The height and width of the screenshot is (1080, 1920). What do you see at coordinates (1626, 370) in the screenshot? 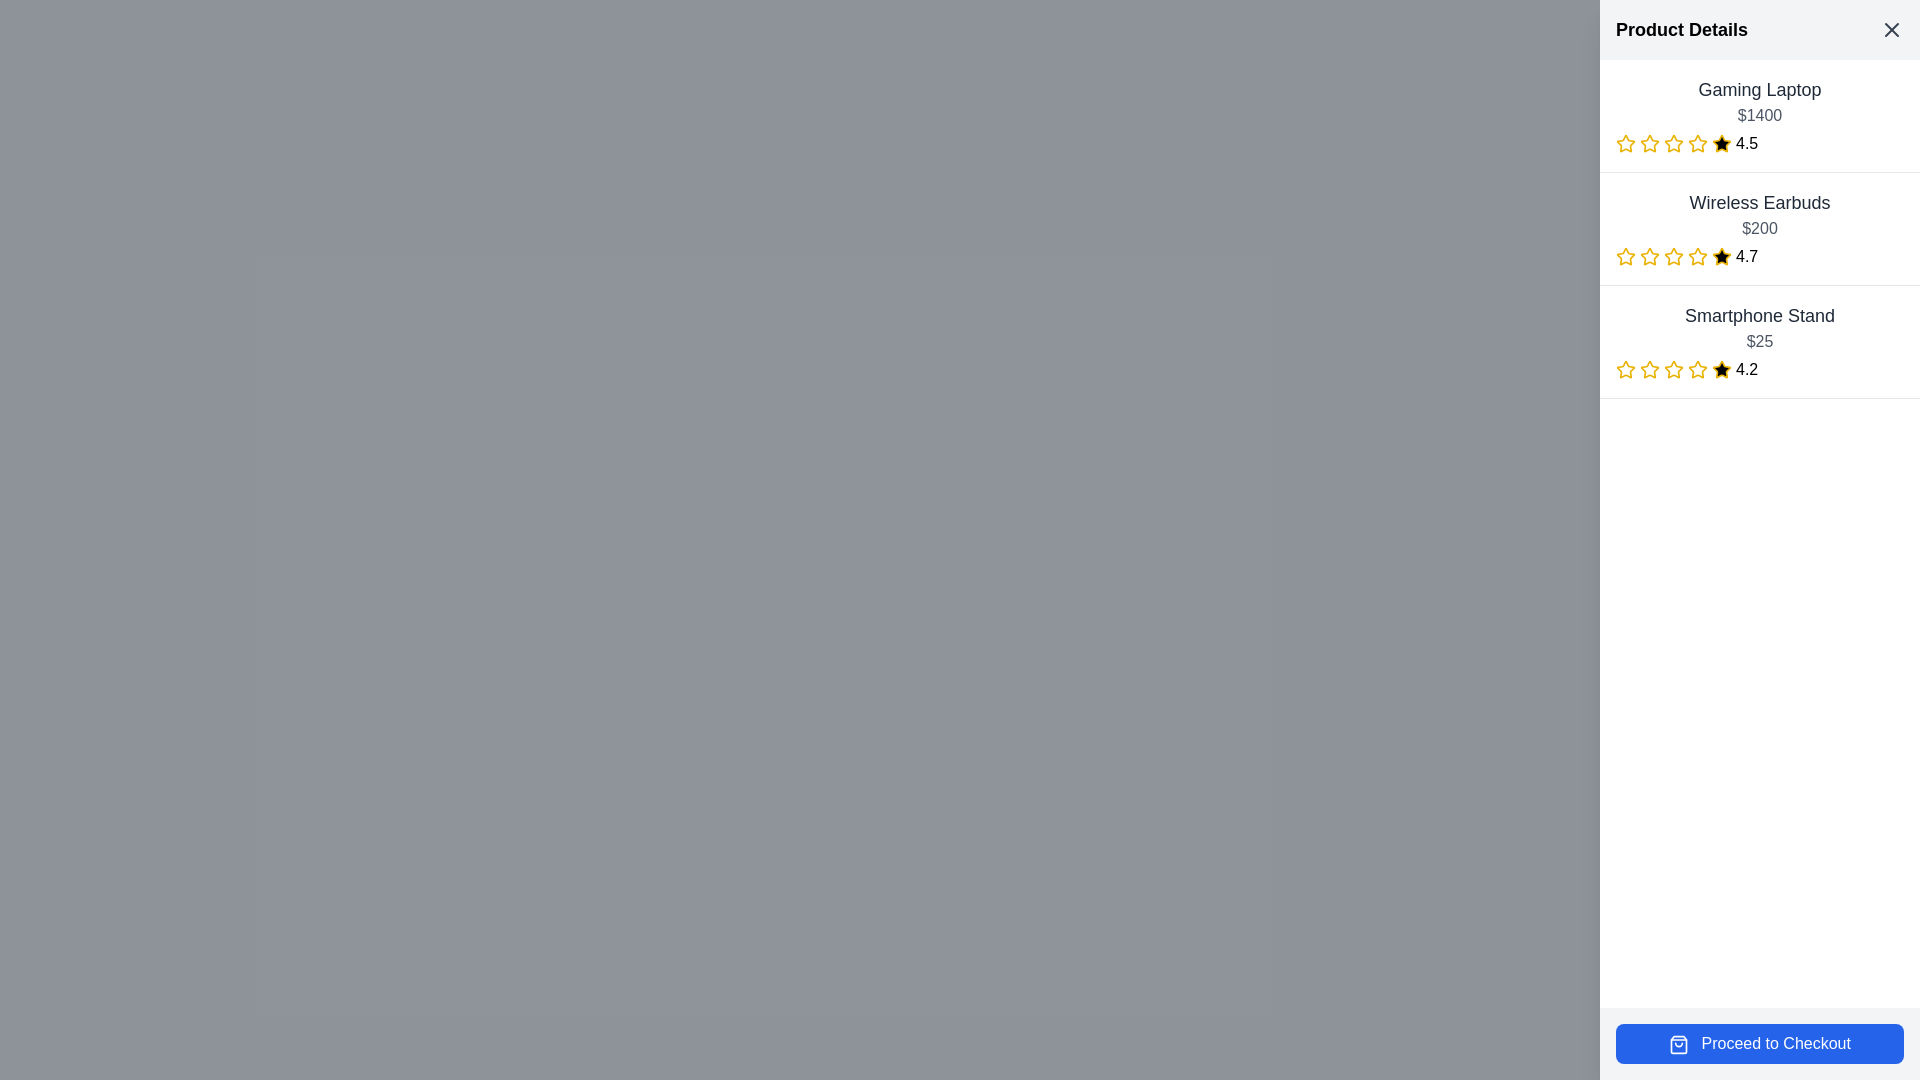
I see `the first star icon in the row of stars for the 'Smartphone Stand' item located in the lower section of the 'Product Details' sidebar` at bounding box center [1626, 370].